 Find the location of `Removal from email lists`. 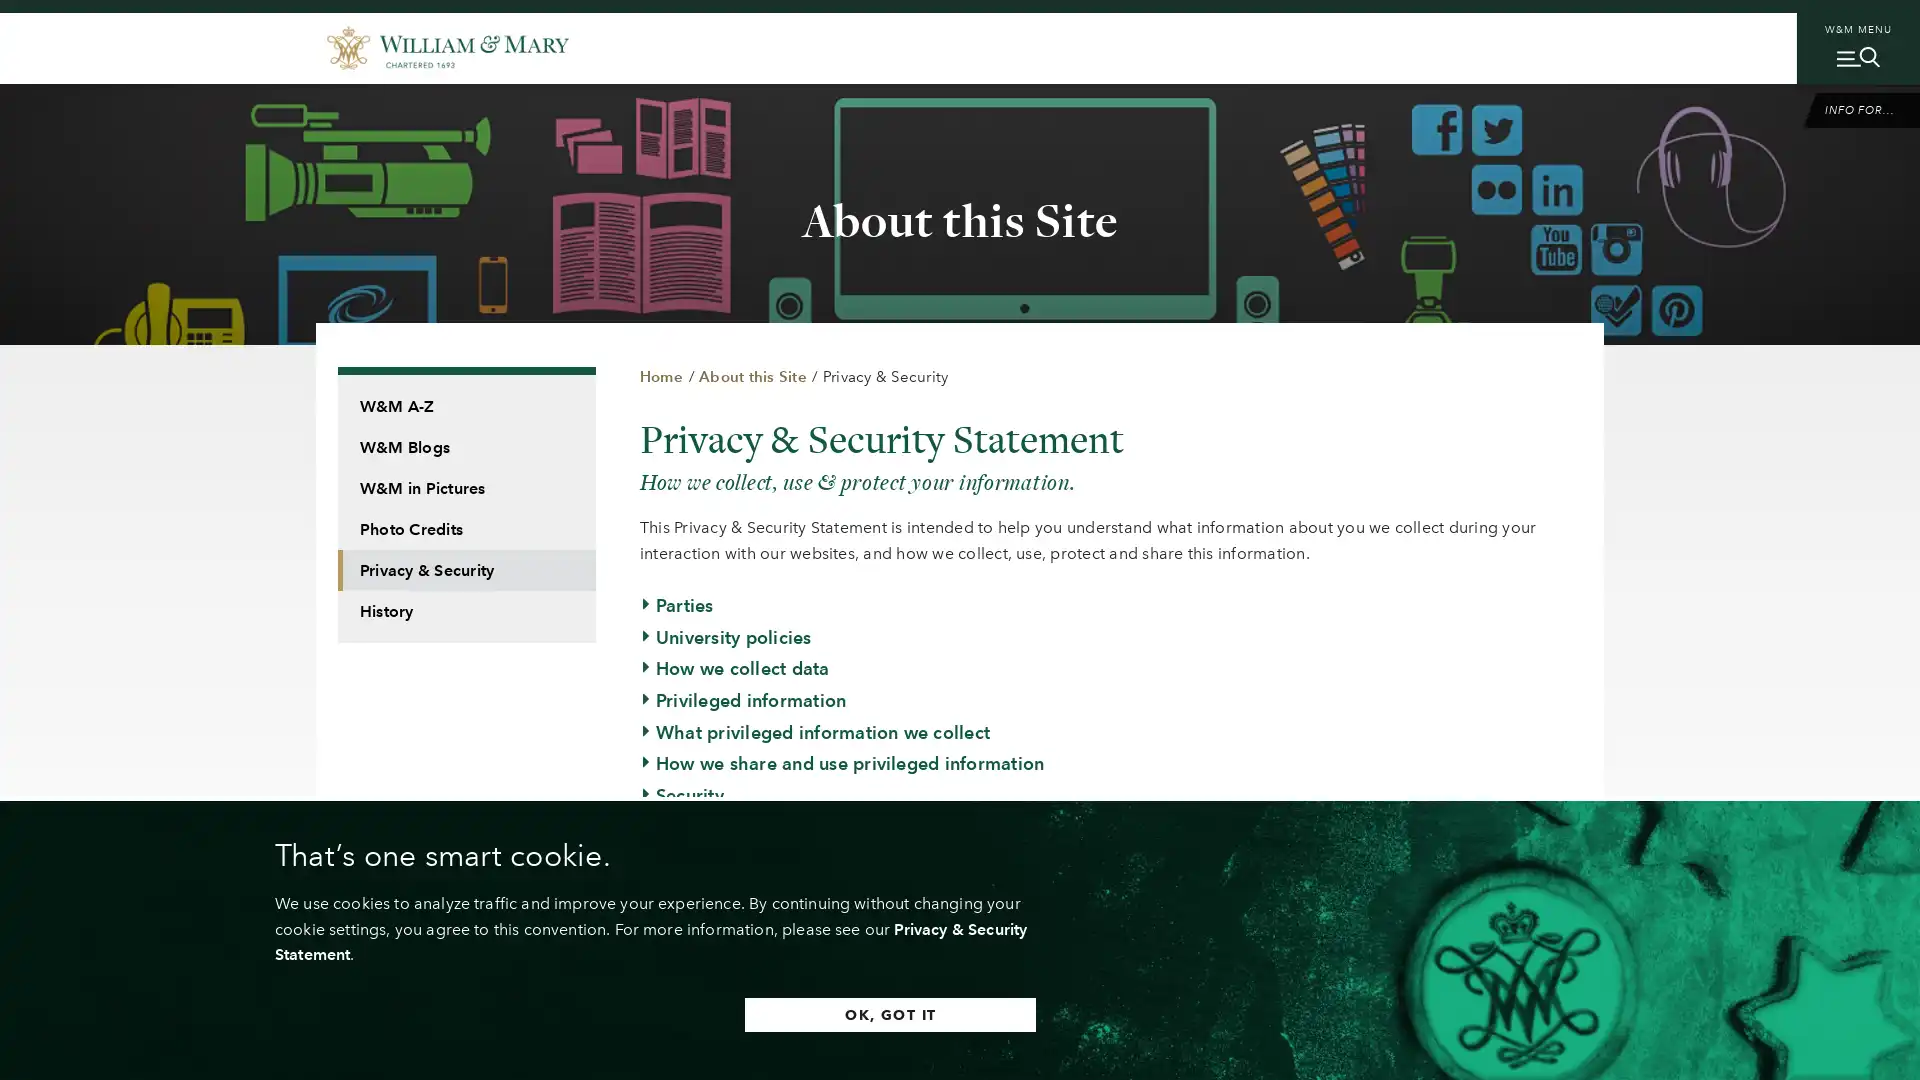

Removal from email lists is located at coordinates (752, 858).